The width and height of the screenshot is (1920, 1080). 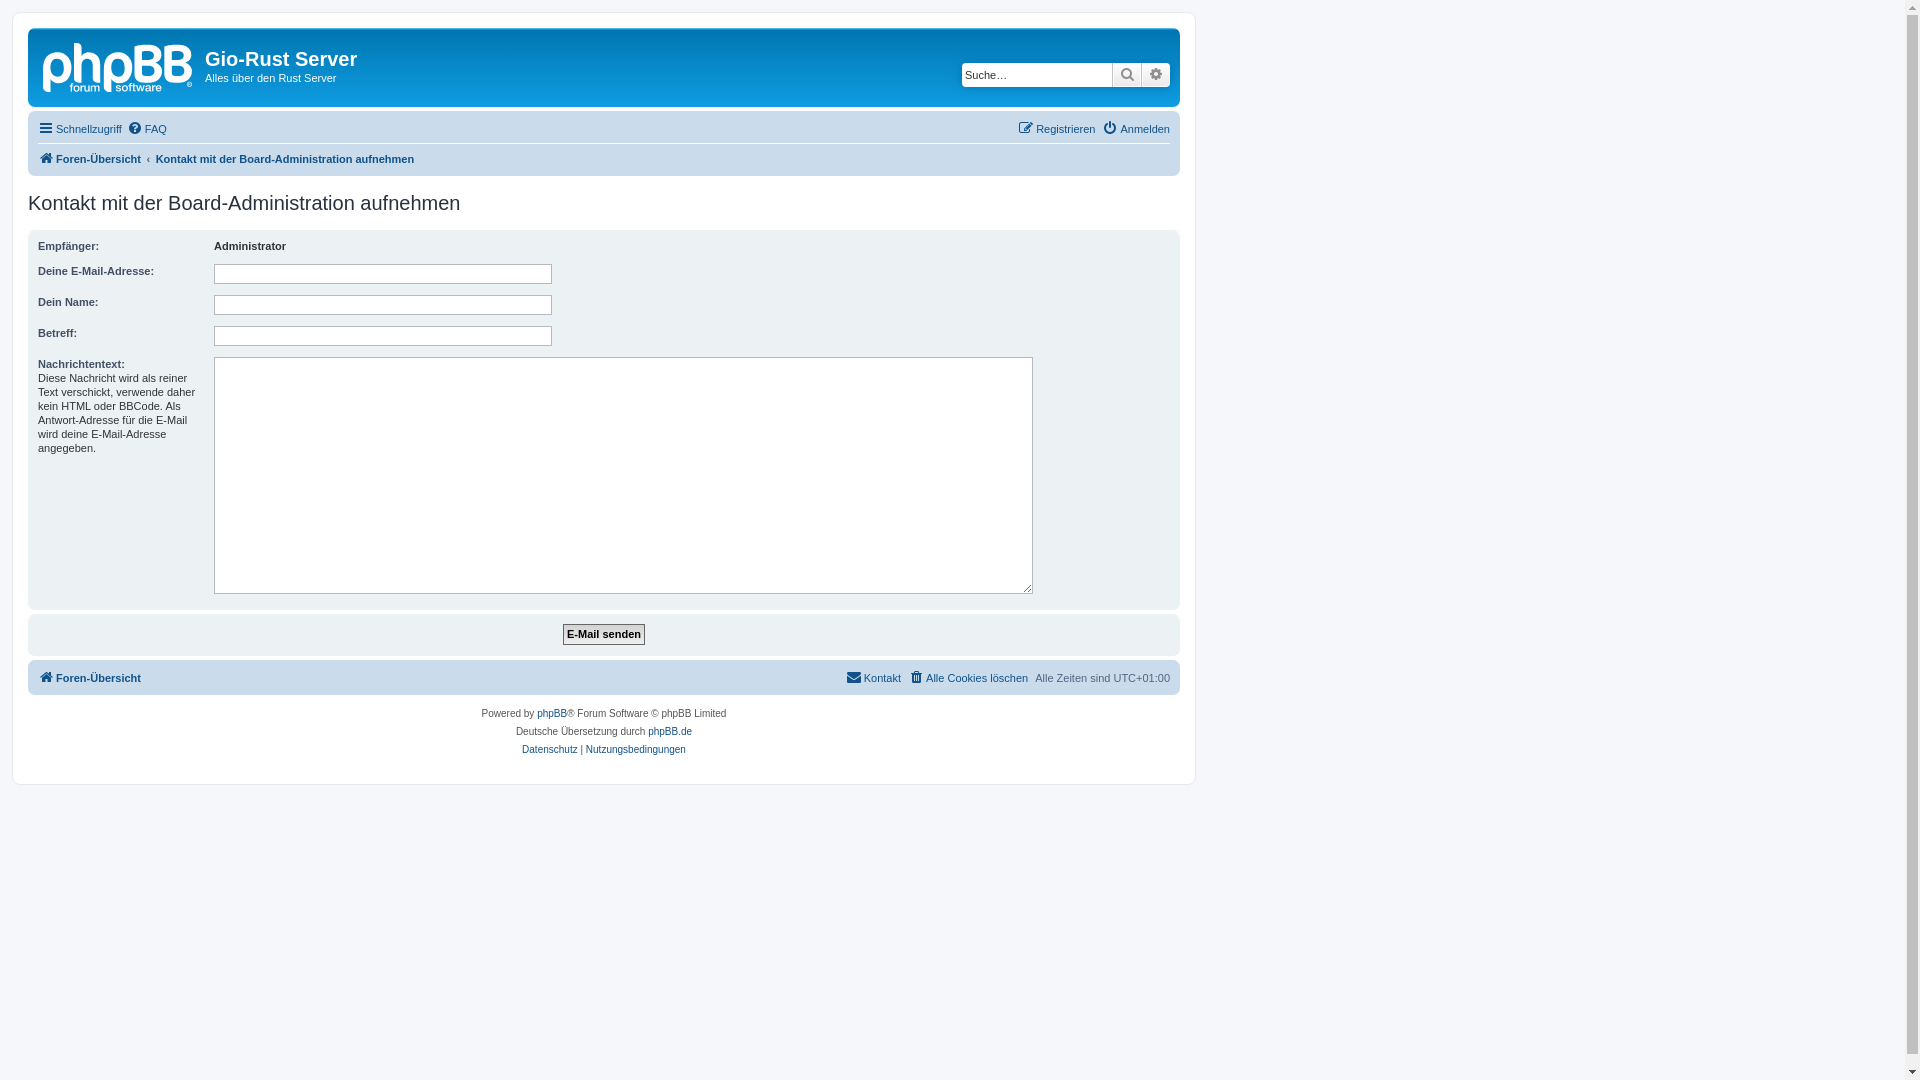 What do you see at coordinates (1136, 128) in the screenshot?
I see `'Anmelden'` at bounding box center [1136, 128].